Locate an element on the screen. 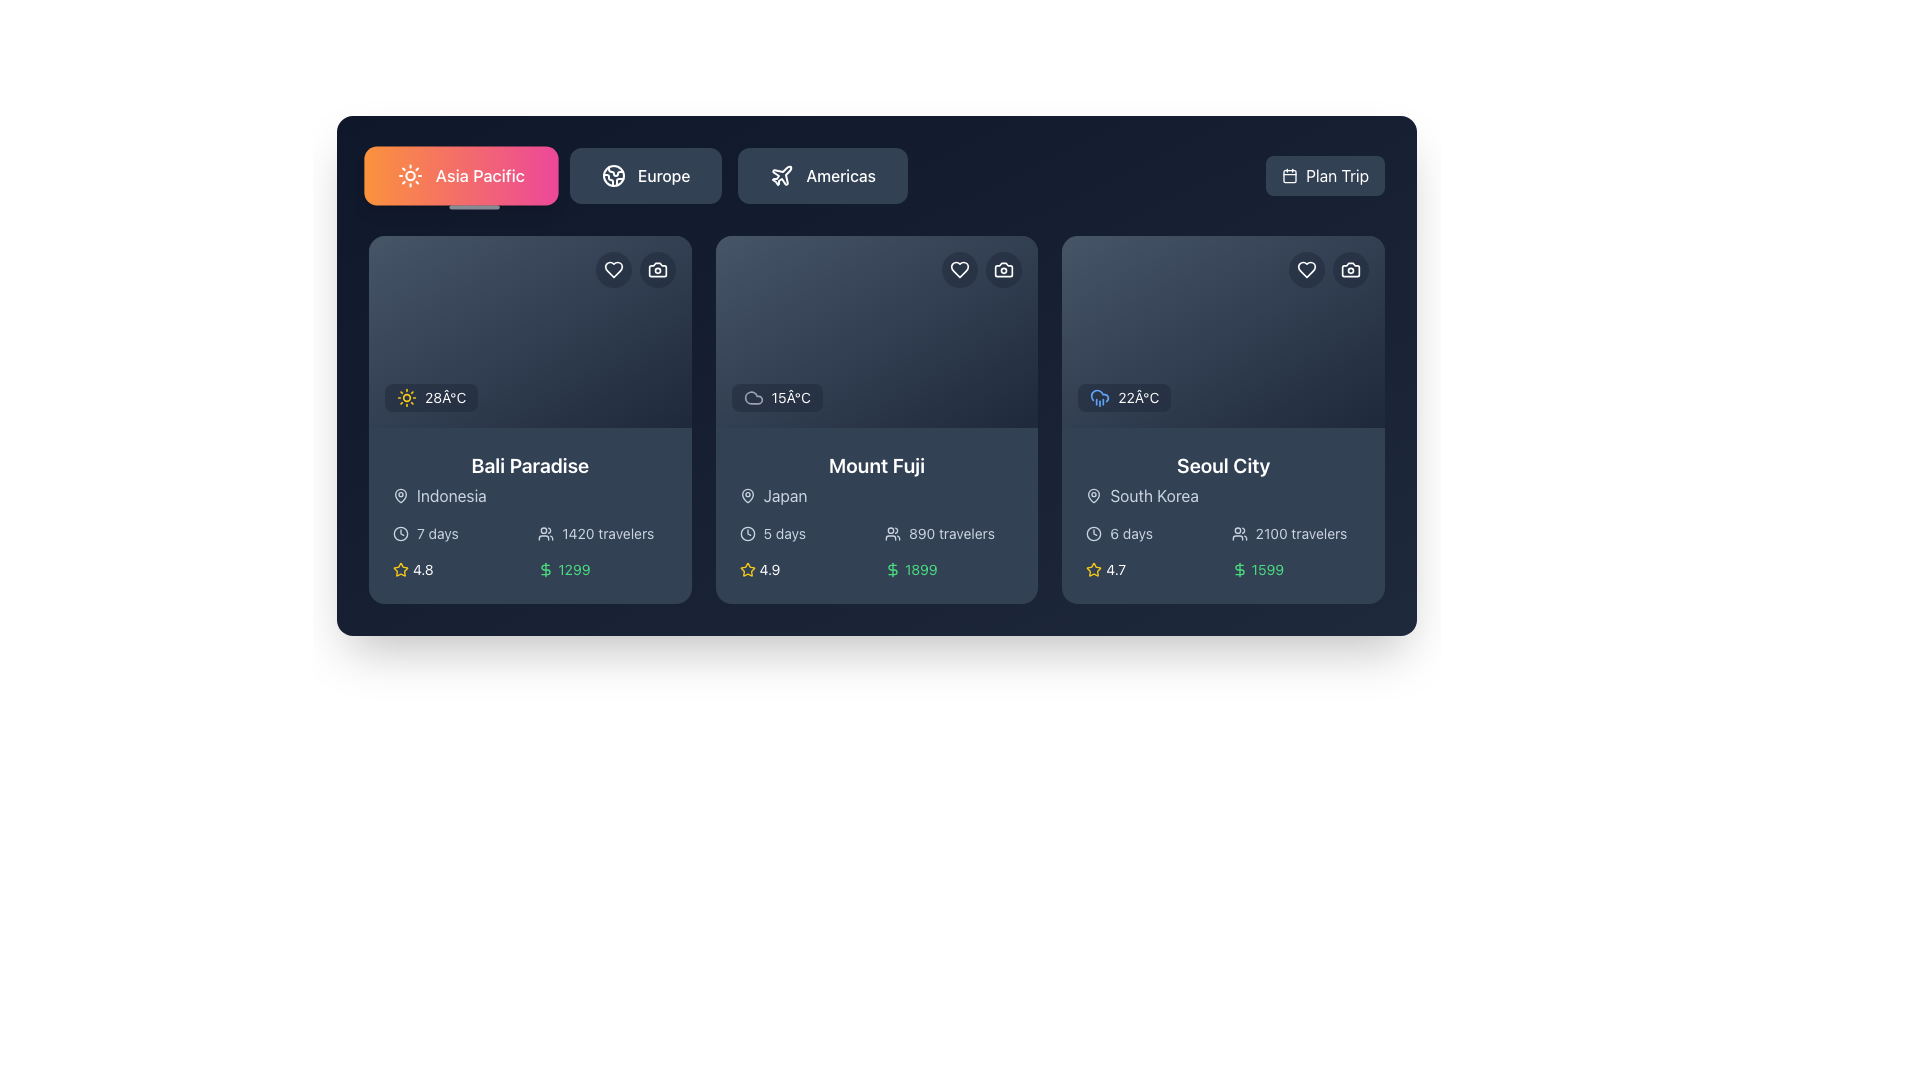  the camera icon styled in white with a dark circular background located at the top-right corner of the 'Bali Paradise' card is located at coordinates (657, 270).